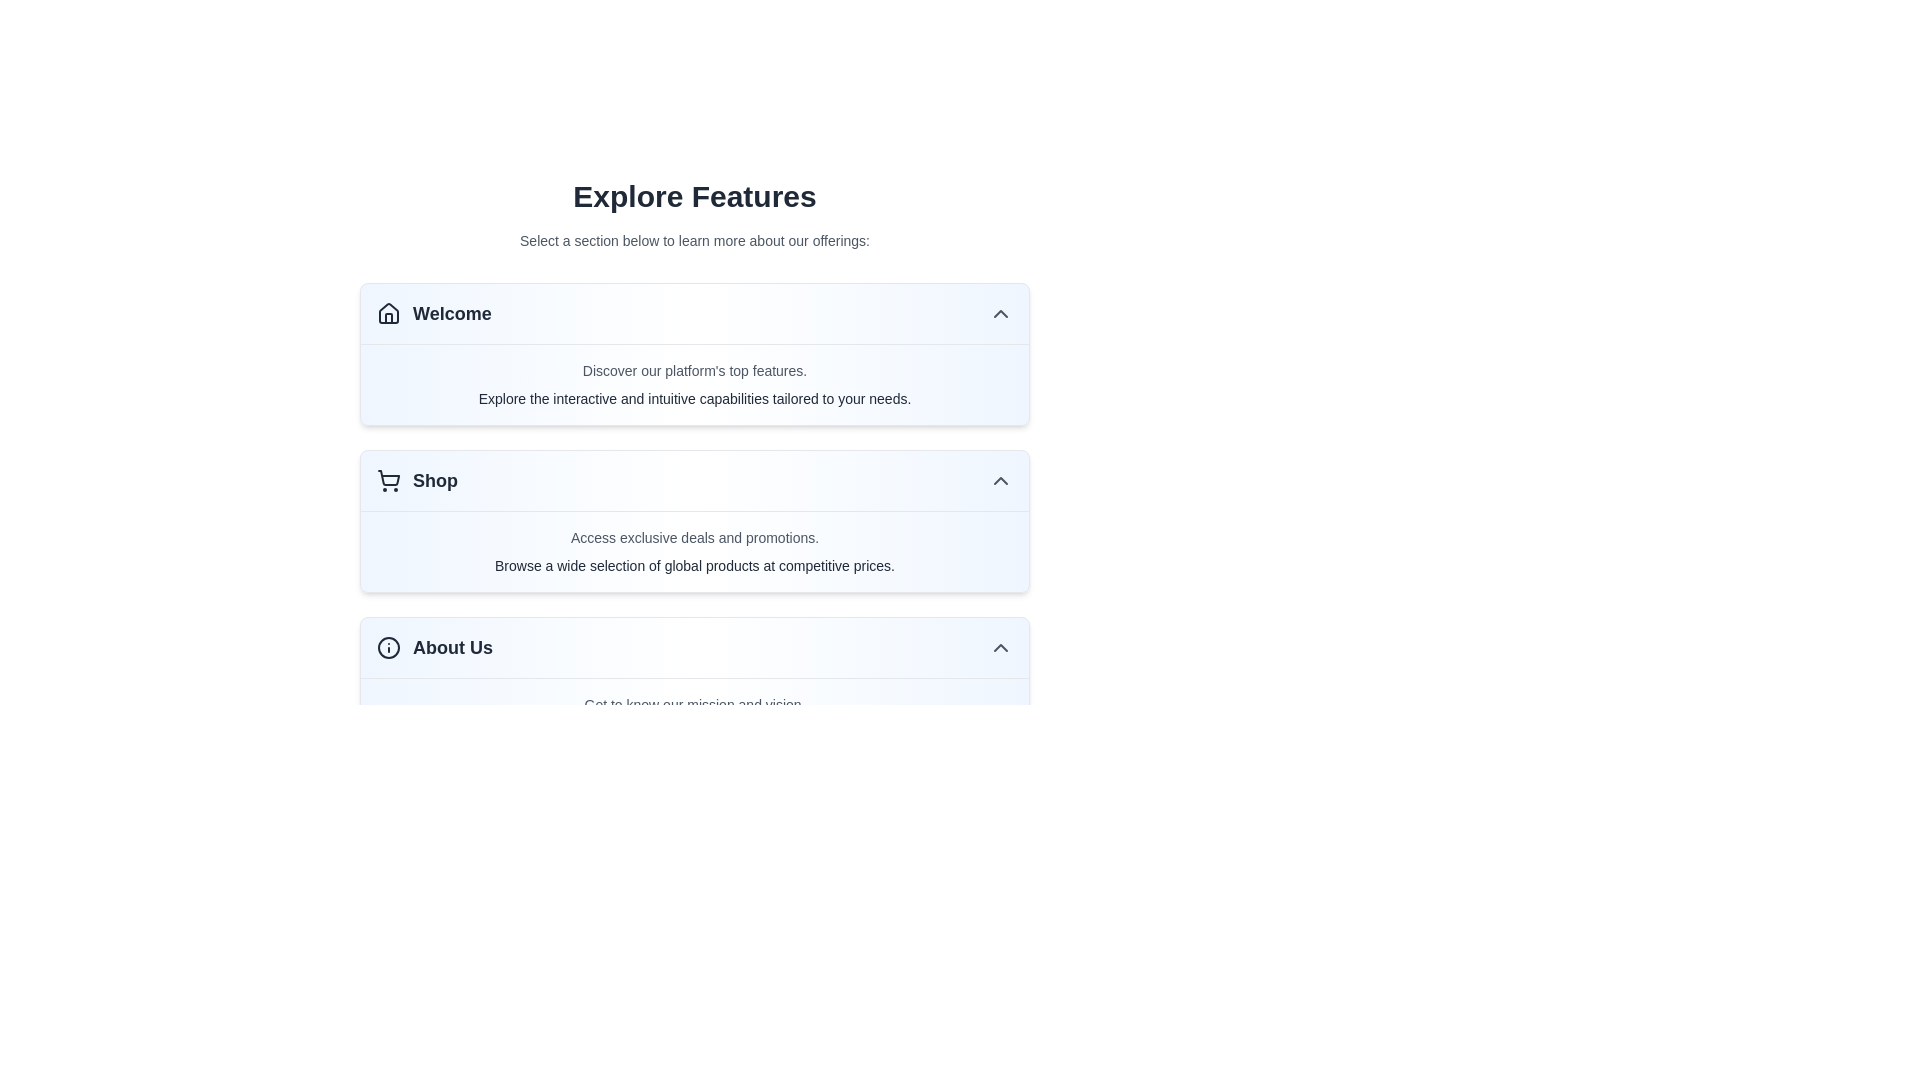 This screenshot has height=1080, width=1920. Describe the element at coordinates (388, 648) in the screenshot. I see `the circular icon located to the left of the 'About Us' text in the lower part of the interface` at that location.